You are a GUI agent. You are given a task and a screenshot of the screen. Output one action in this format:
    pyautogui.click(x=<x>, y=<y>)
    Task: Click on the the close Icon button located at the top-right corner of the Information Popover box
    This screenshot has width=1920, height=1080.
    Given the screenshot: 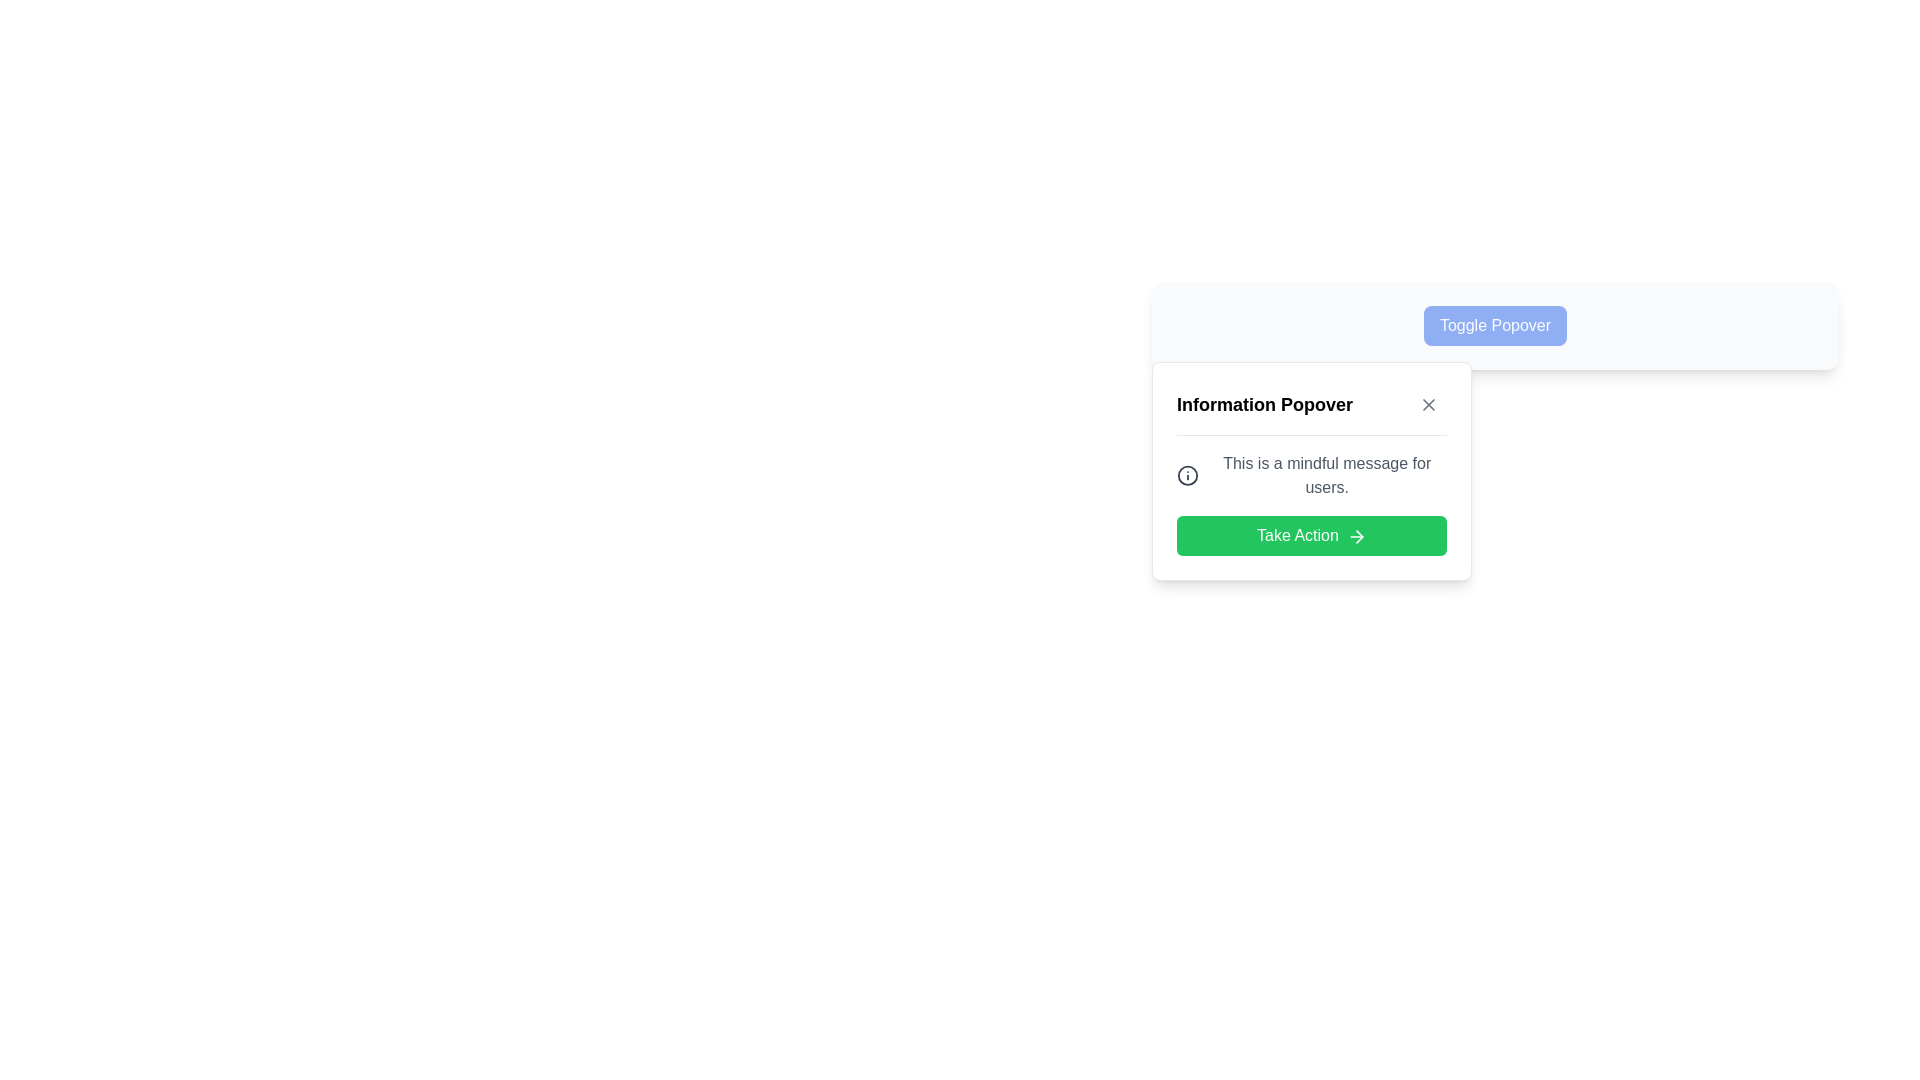 What is the action you would take?
    pyautogui.click(x=1428, y=405)
    